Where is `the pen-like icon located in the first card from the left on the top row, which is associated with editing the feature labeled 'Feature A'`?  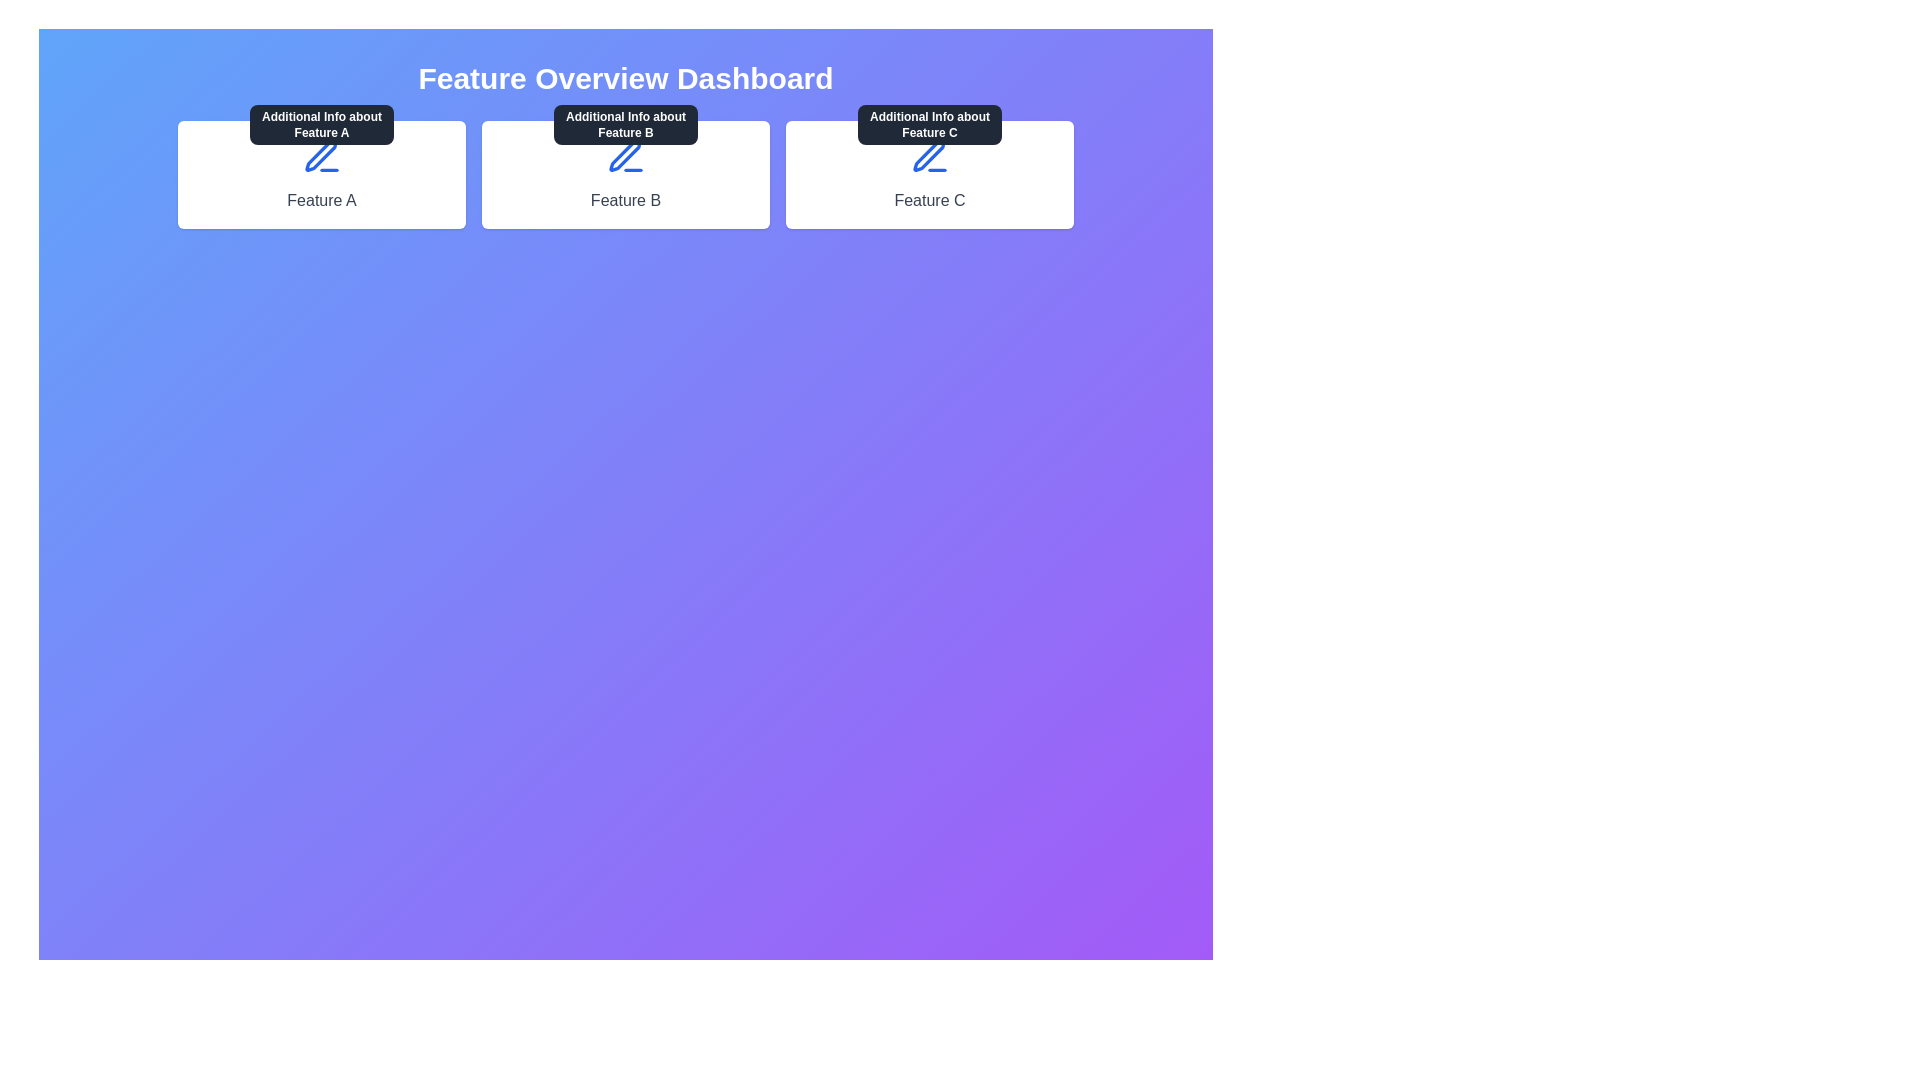
the pen-like icon located in the first card from the left on the top row, which is associated with editing the feature labeled 'Feature A' is located at coordinates (321, 156).